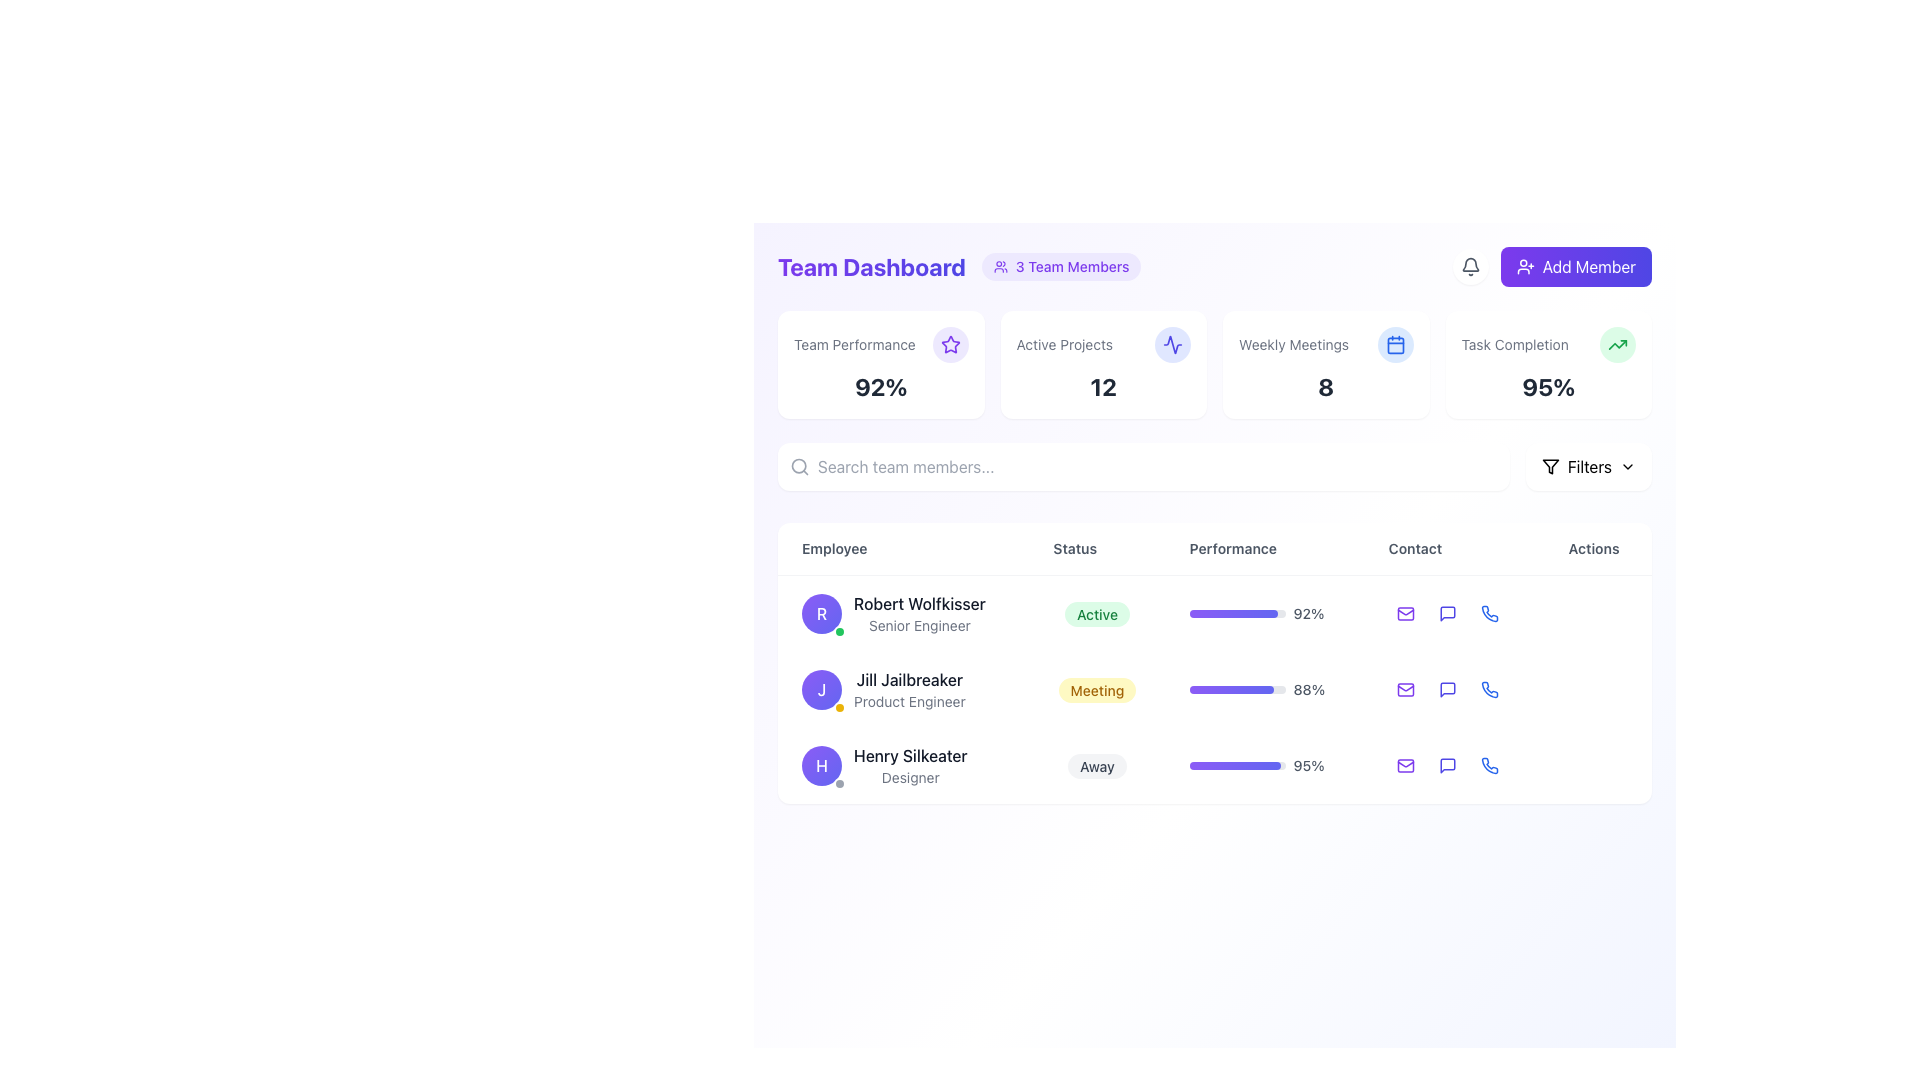  I want to click on the task completion performance icon located to the right of the 'Task Completion' text in the top-right section of the dashboard, so click(1617, 343).